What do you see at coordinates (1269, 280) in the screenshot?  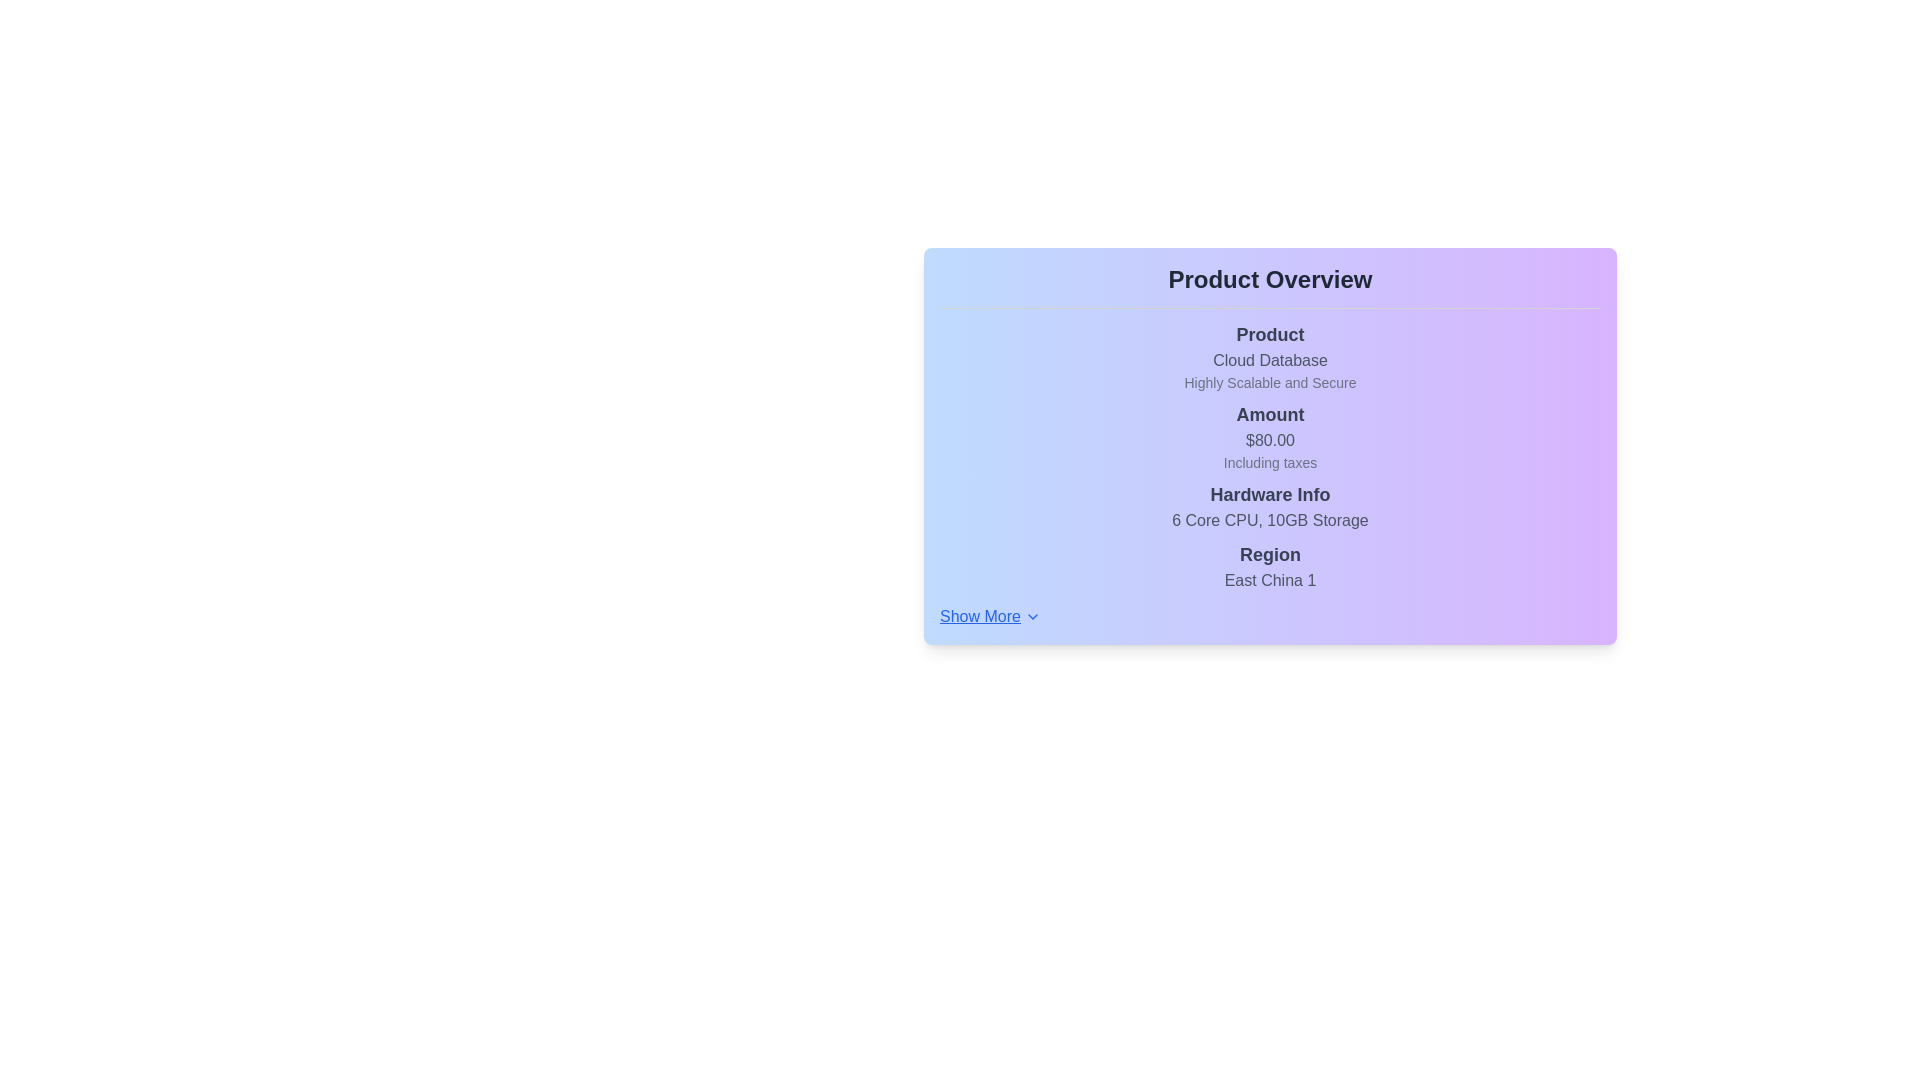 I see `text content of the header element, which is centrally aligned at the top of the card layout and serves as a title for the content below` at bounding box center [1269, 280].